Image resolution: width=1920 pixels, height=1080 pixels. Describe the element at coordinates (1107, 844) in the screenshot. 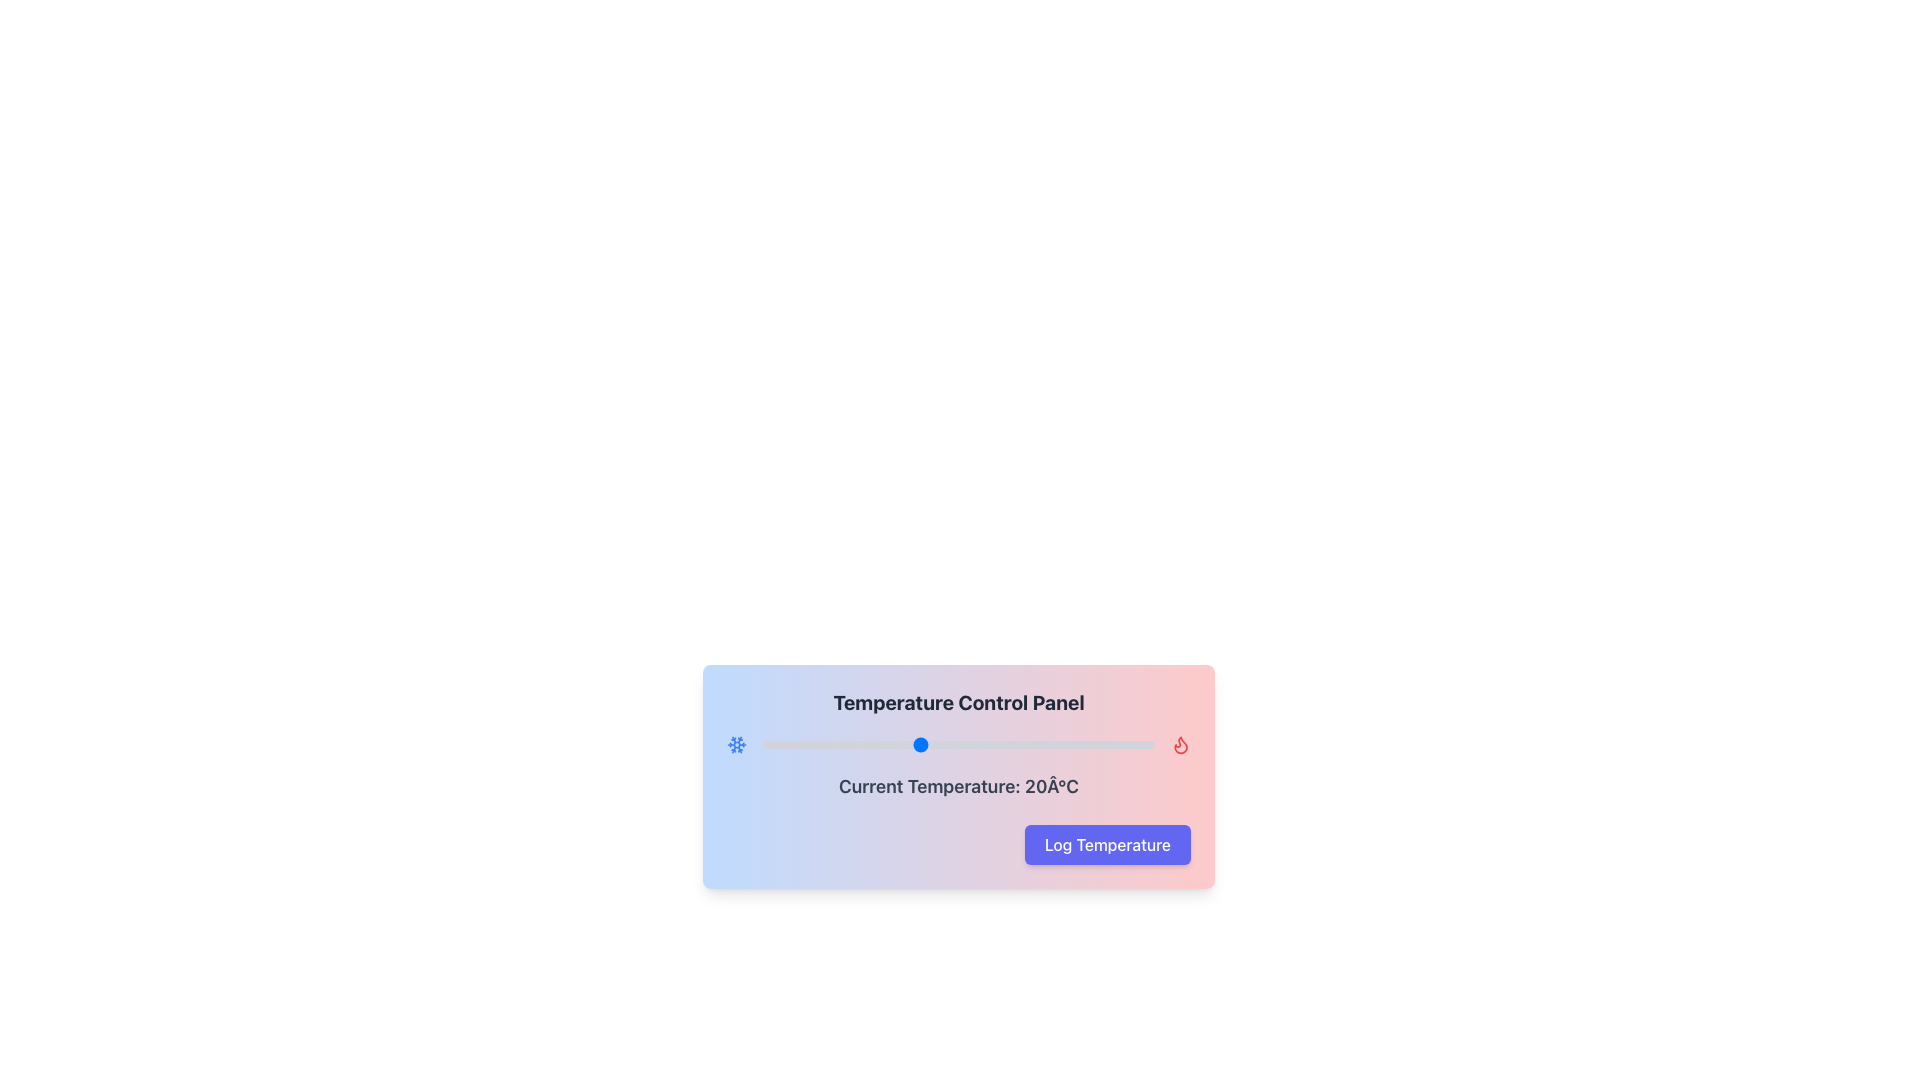

I see `the temperature logging button located near the bottom right of the temperature control panel to log the current temperature` at that location.